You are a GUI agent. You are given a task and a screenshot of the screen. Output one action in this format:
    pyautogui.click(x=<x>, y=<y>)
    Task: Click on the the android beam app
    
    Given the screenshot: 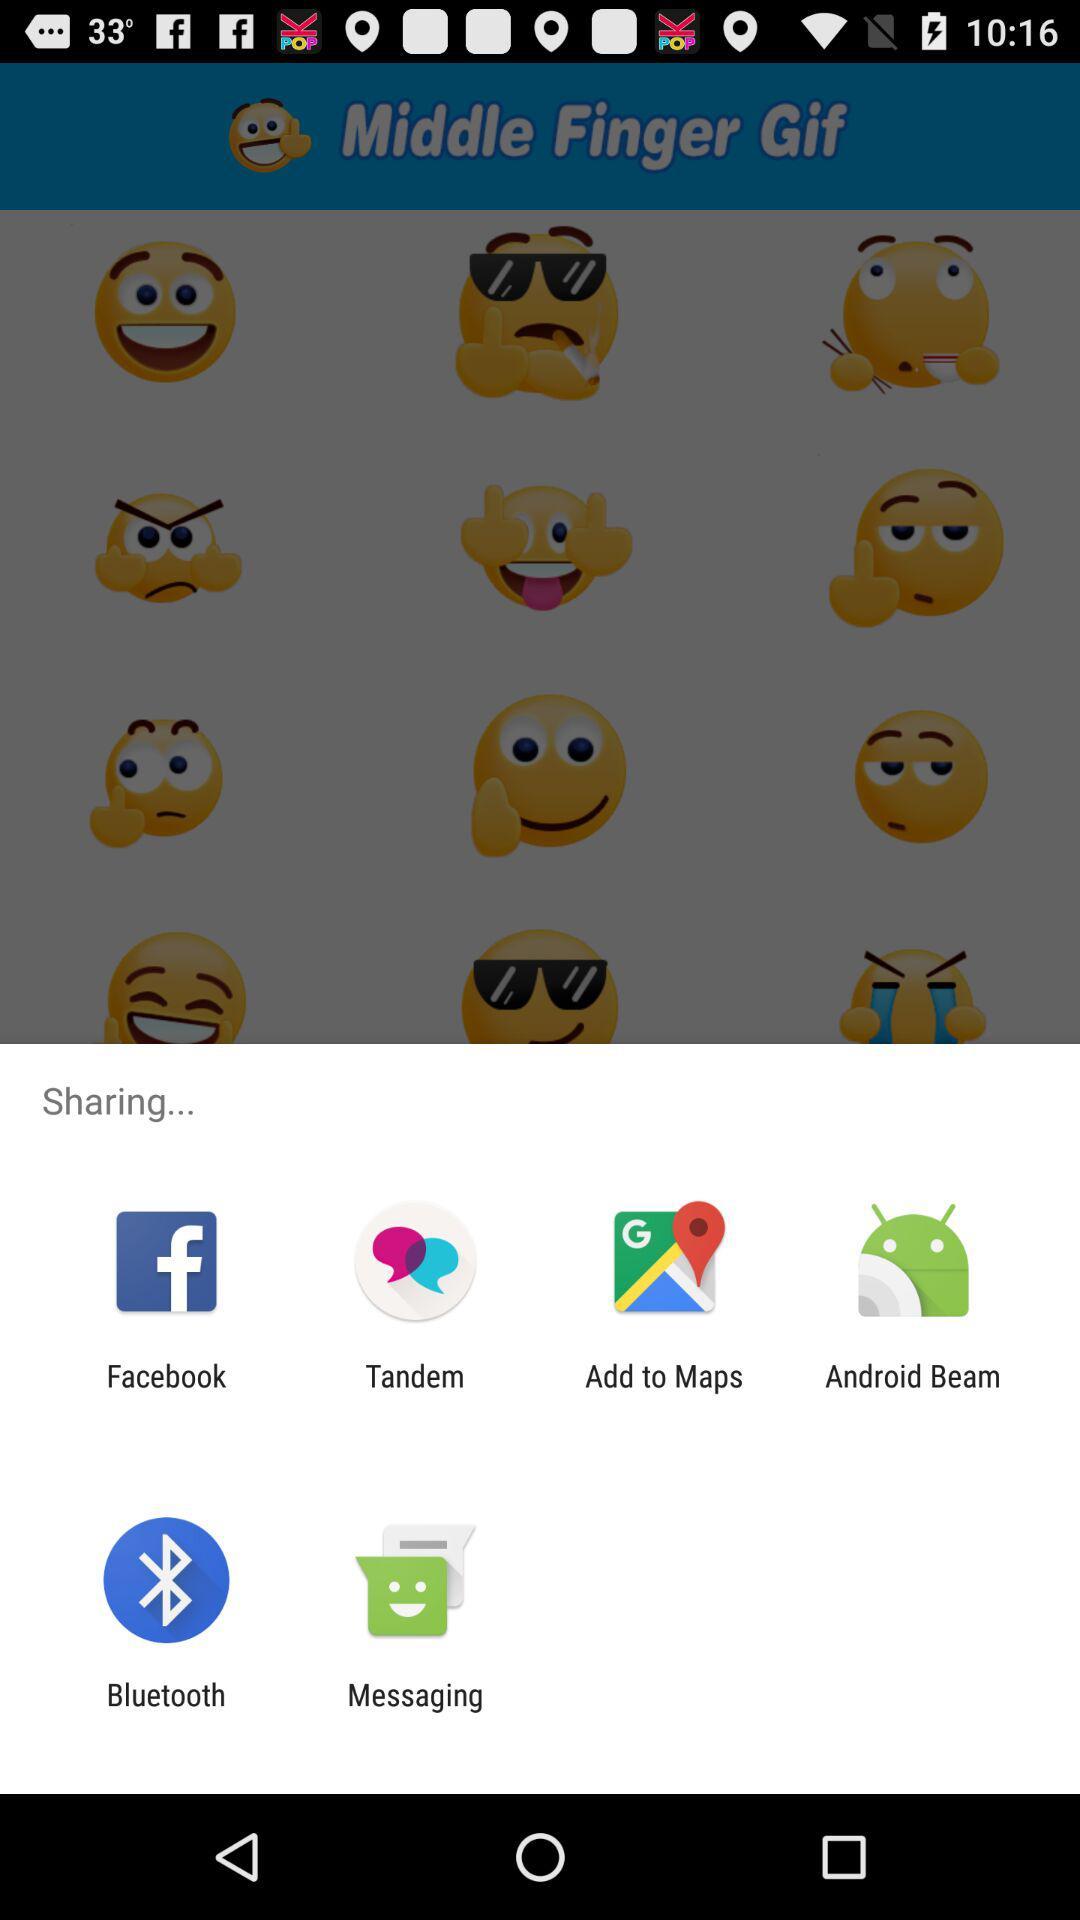 What is the action you would take?
    pyautogui.click(x=913, y=1392)
    